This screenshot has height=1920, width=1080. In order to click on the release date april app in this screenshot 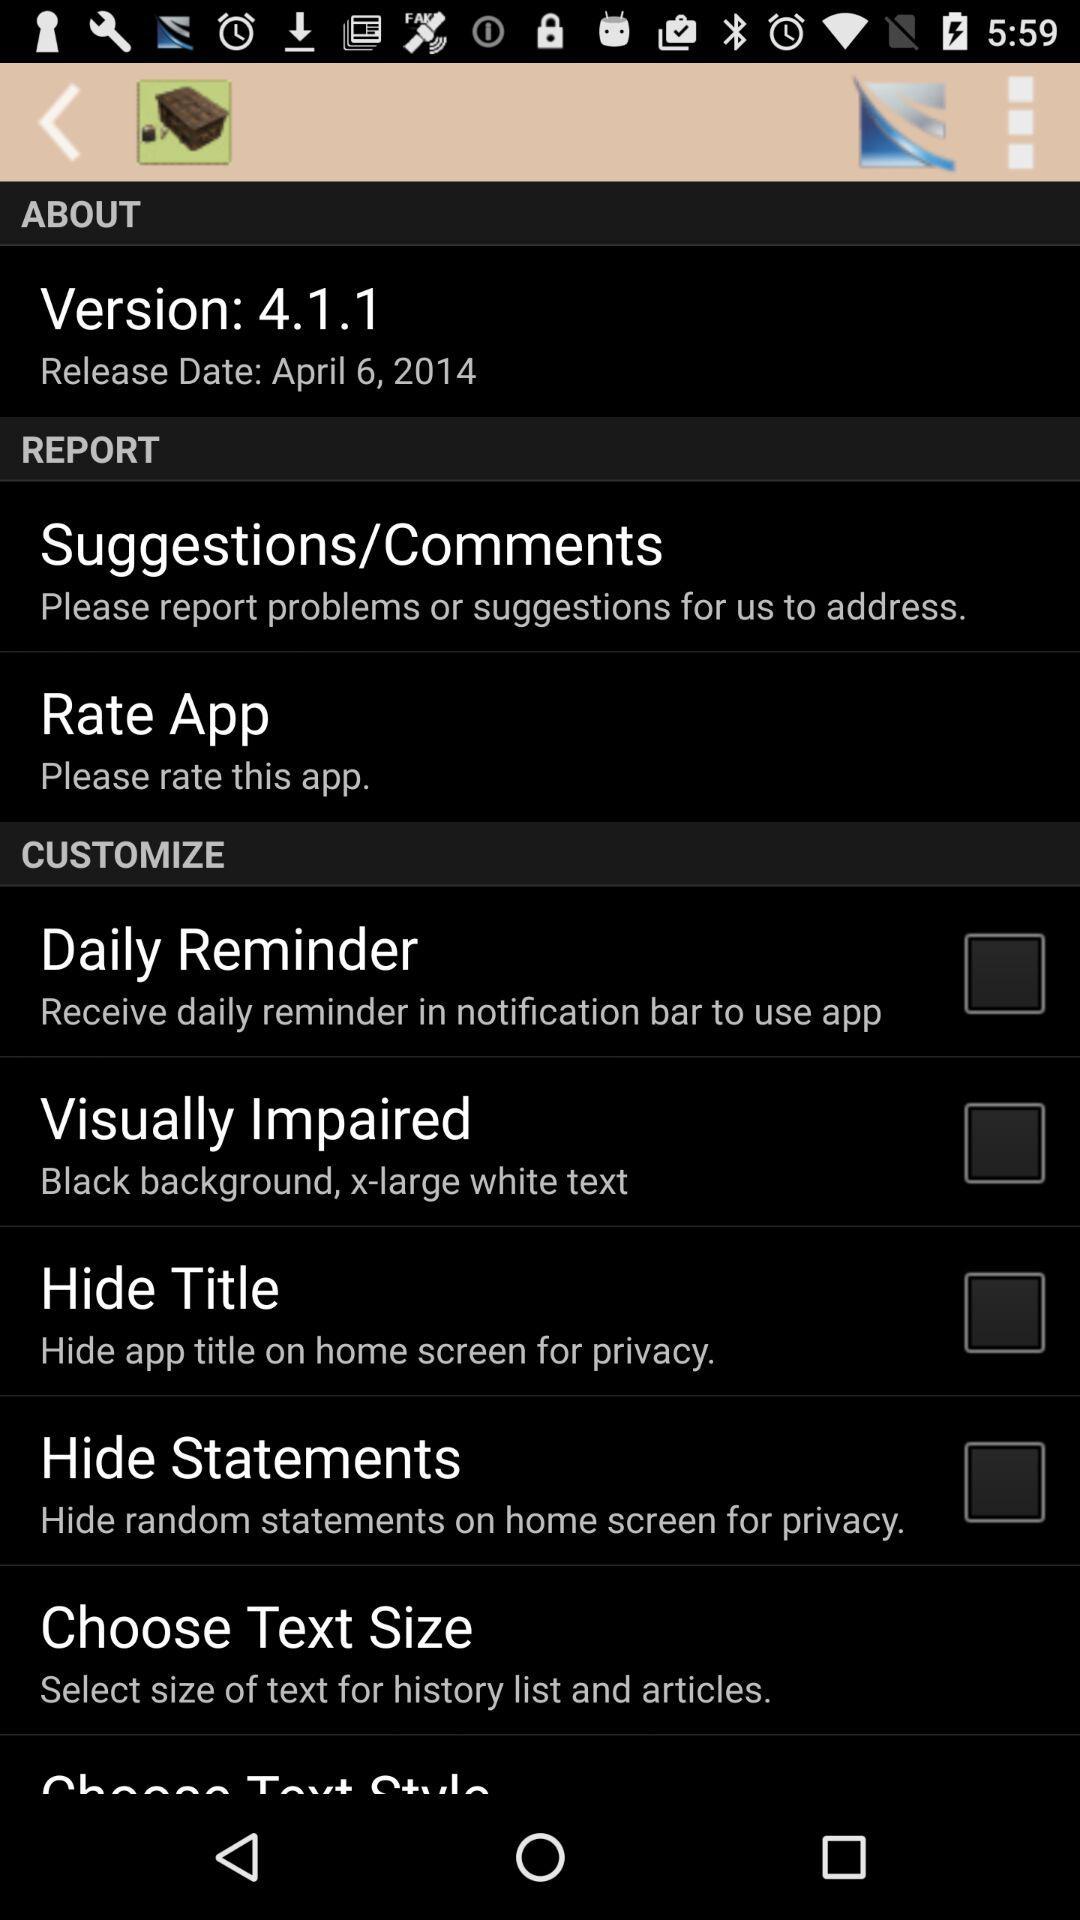, I will do `click(257, 369)`.